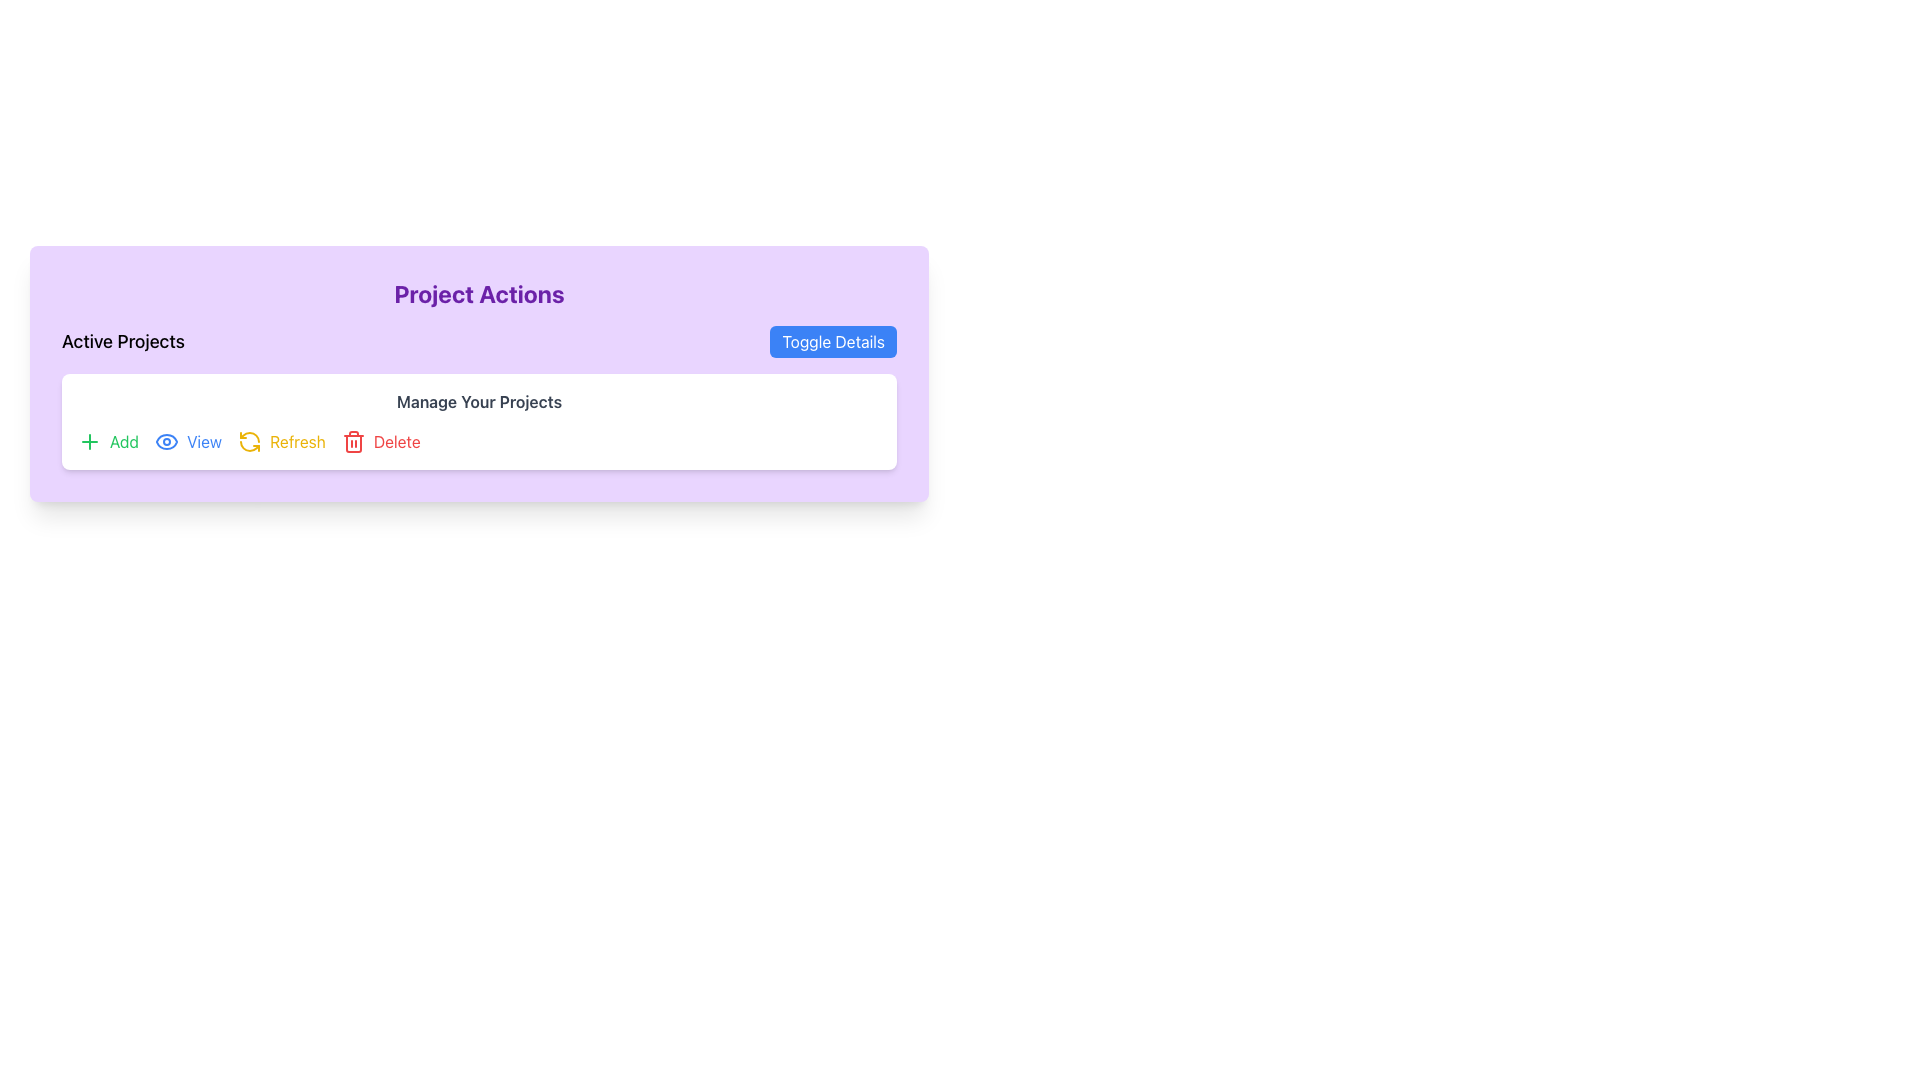 This screenshot has width=1920, height=1080. I want to click on the bold header text labeled 'Manage Your Projects' which is styled in gray and located centrally within a white card-like section, so click(478, 401).